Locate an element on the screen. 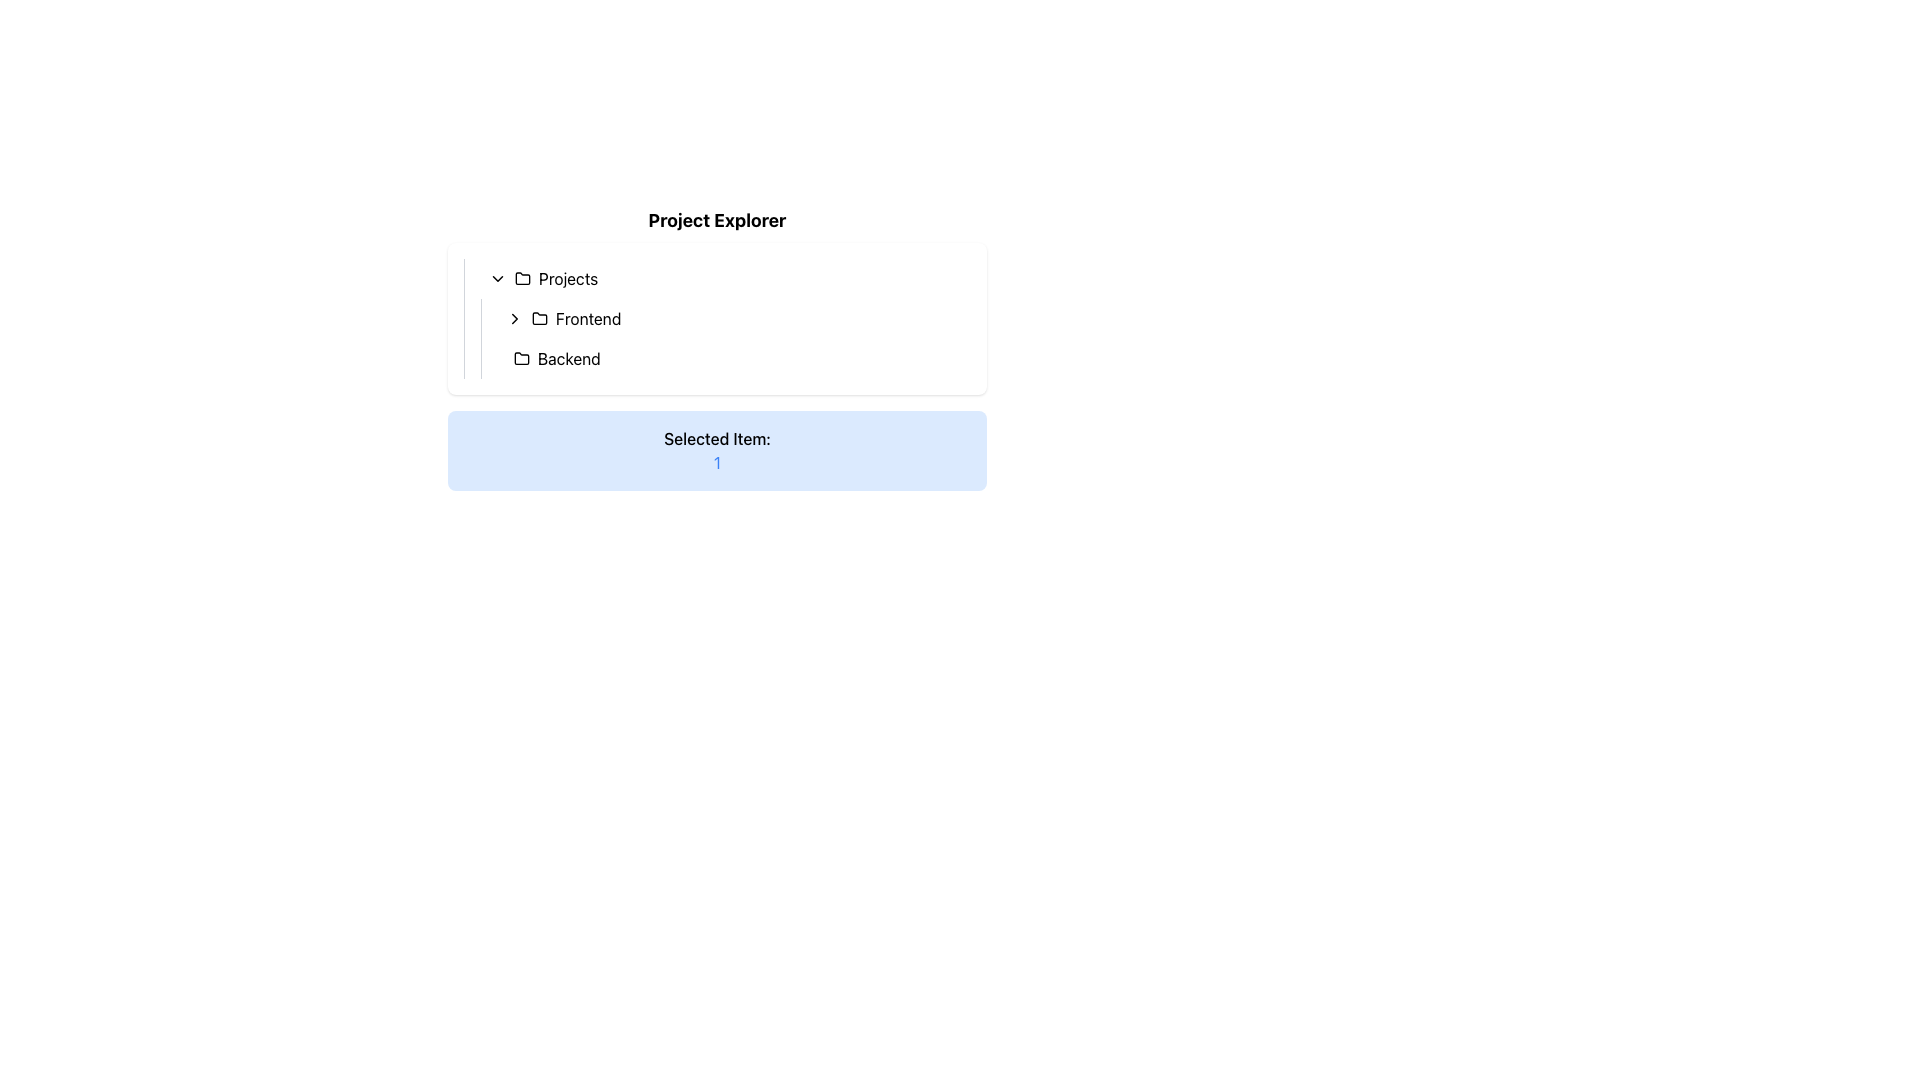  the toggle icon located at the far-left side within the Projects group is located at coordinates (498, 278).